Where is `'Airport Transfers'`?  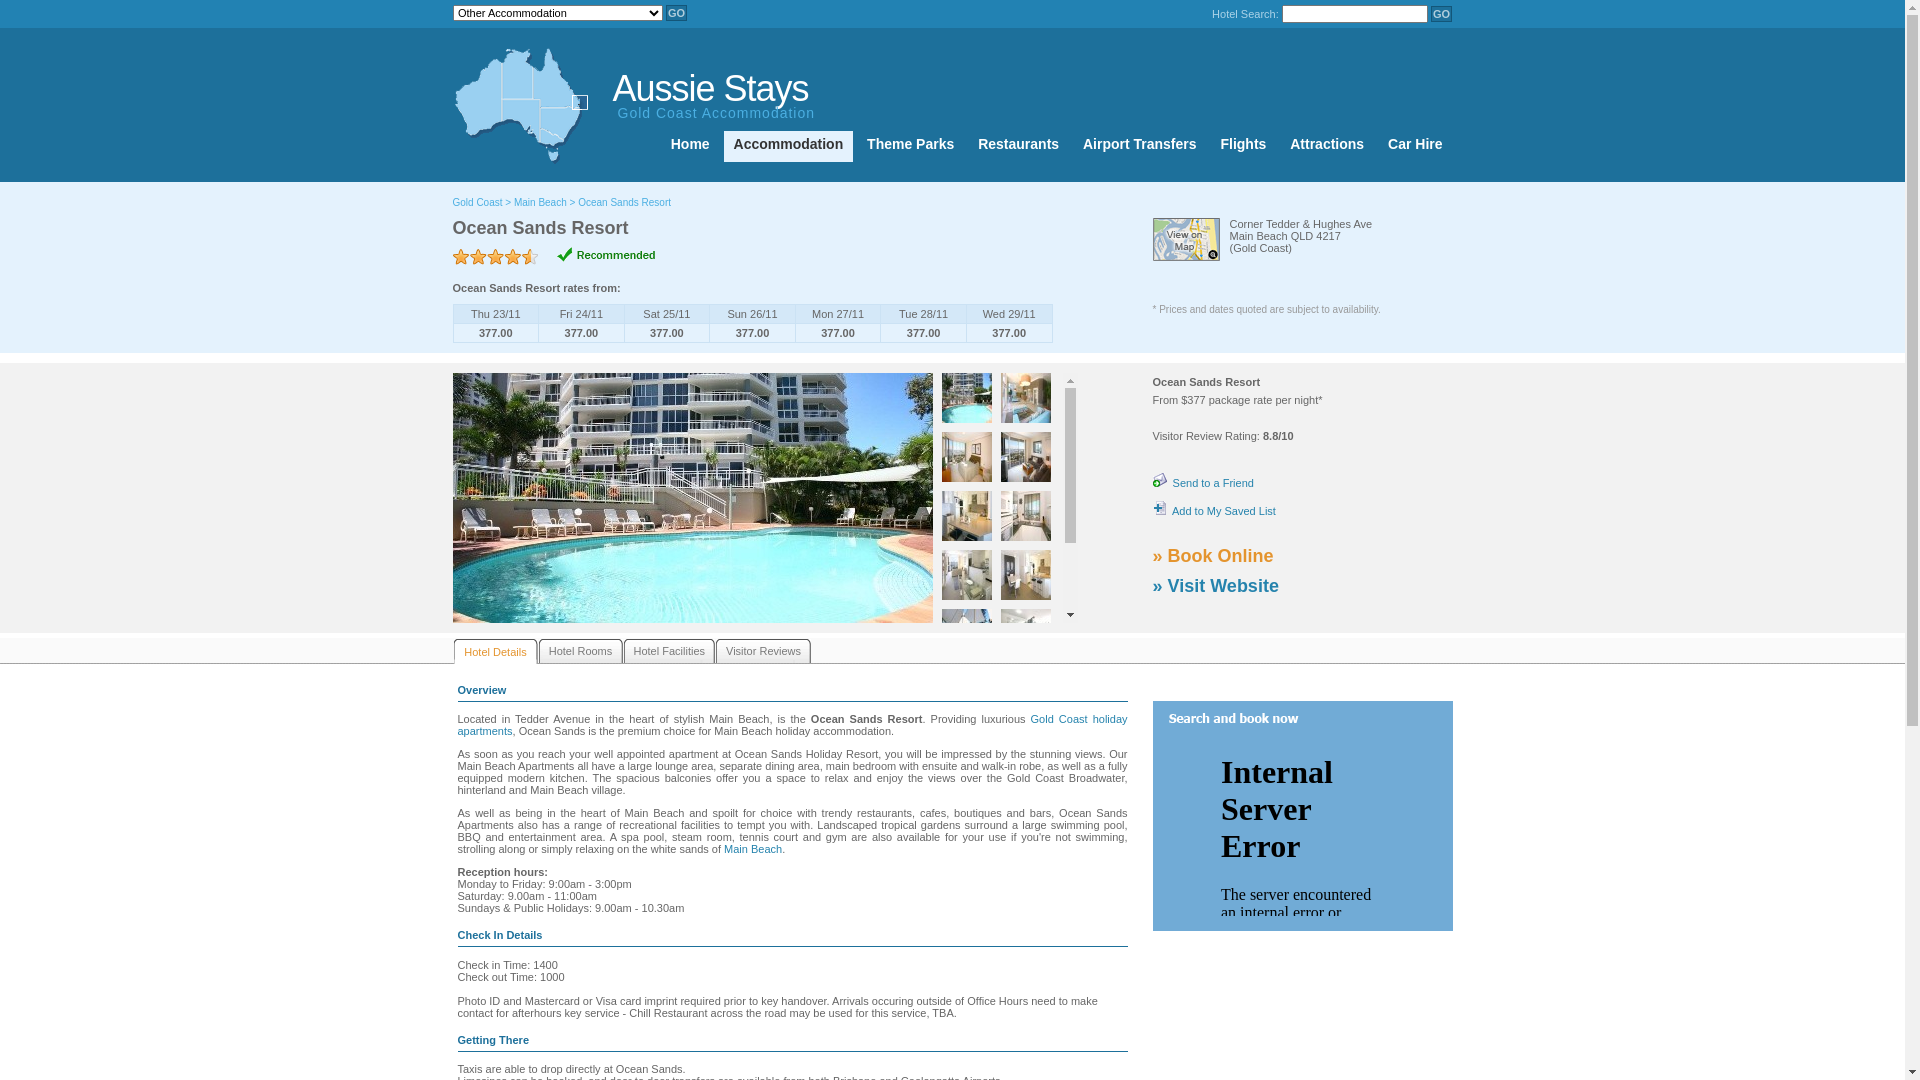 'Airport Transfers' is located at coordinates (1140, 145).